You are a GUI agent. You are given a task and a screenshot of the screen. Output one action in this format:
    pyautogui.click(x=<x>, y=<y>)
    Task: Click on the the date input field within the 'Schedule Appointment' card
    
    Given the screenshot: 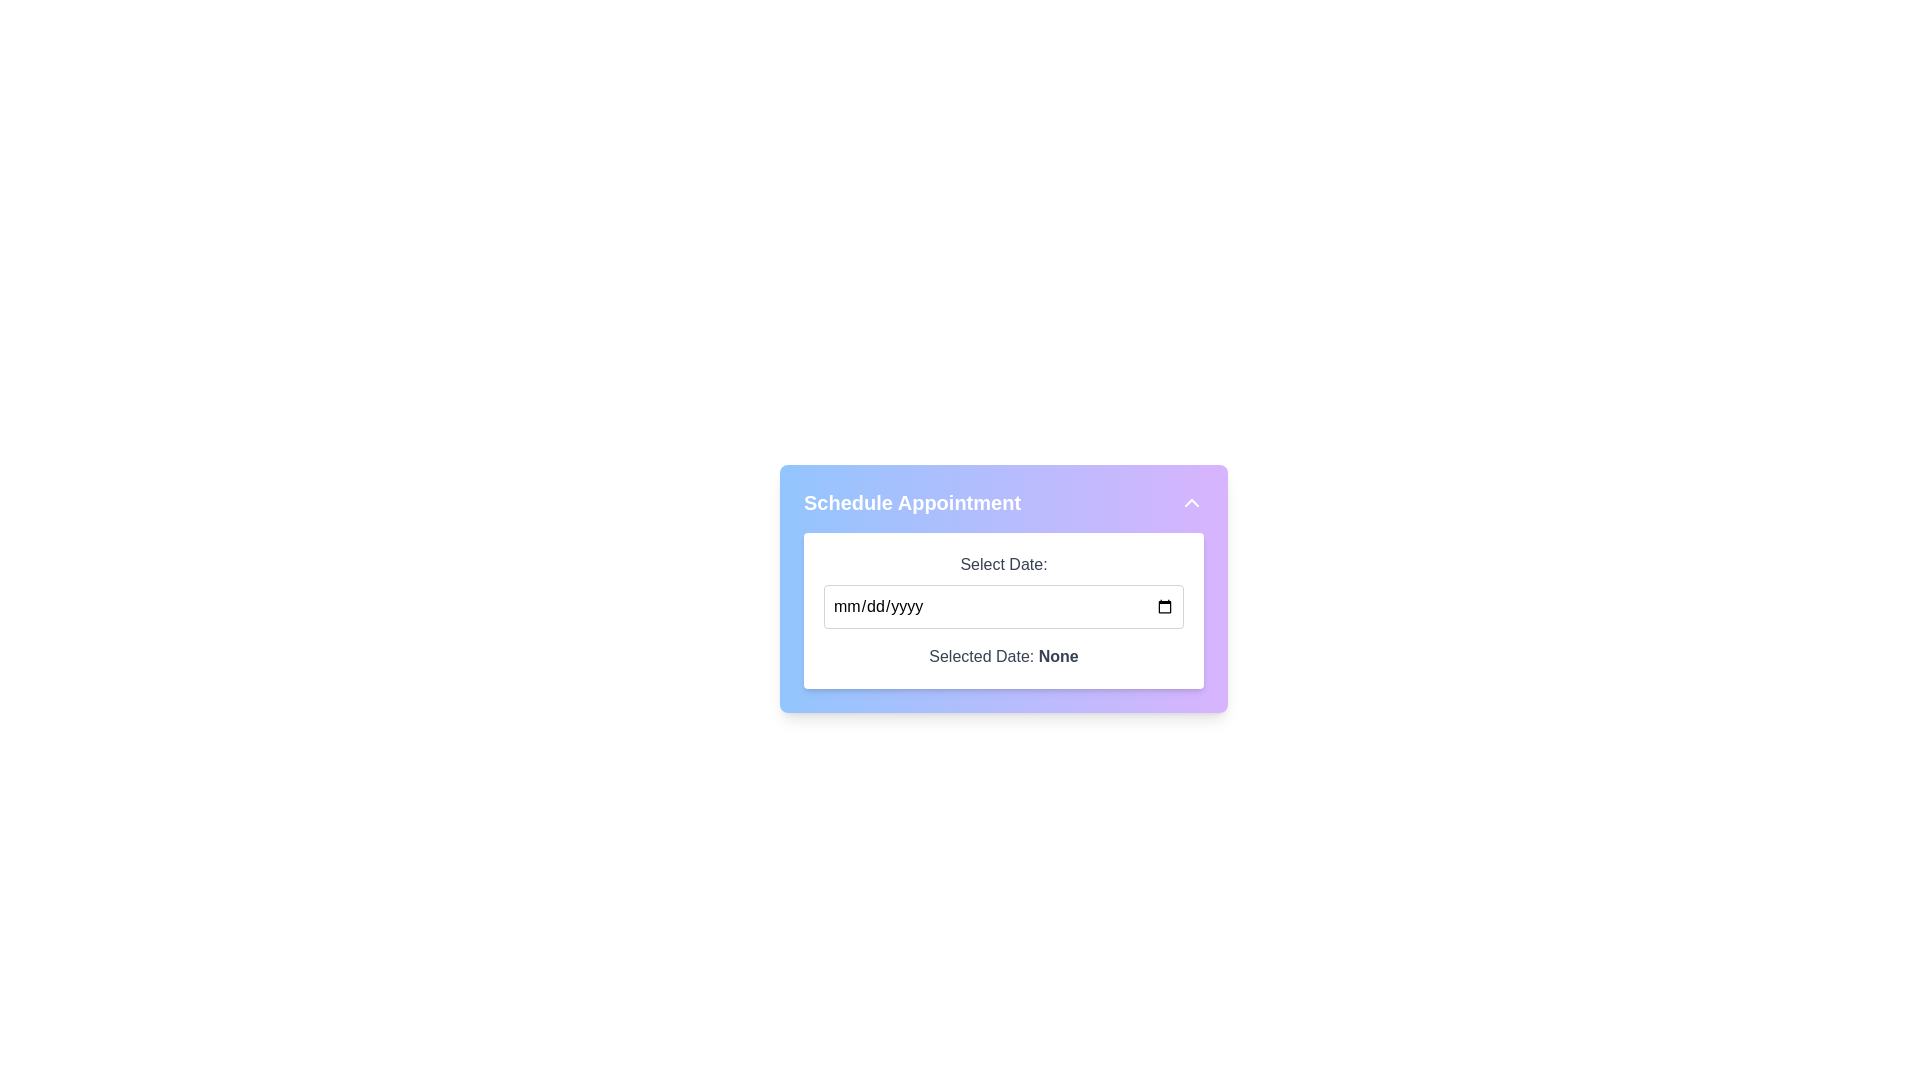 What is the action you would take?
    pyautogui.click(x=1003, y=588)
    